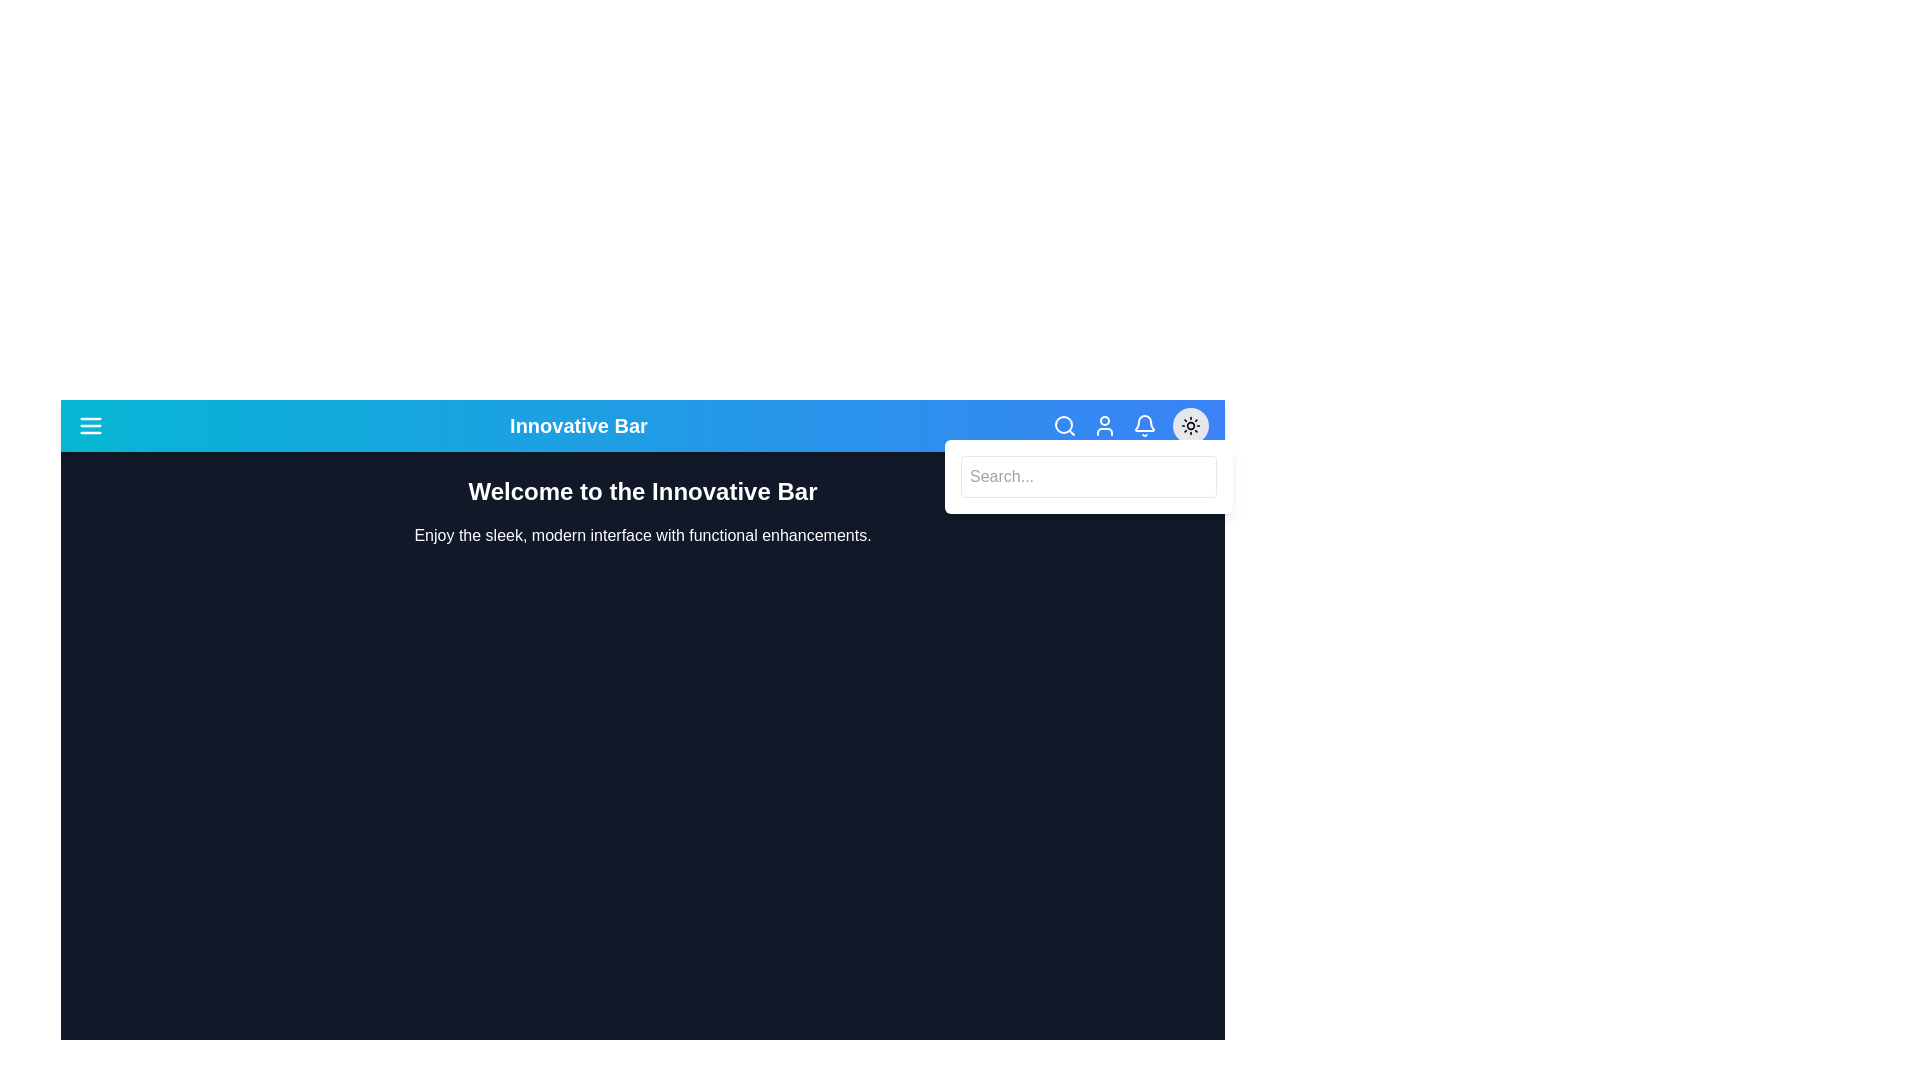 This screenshot has height=1080, width=1920. What do you see at coordinates (1144, 424) in the screenshot?
I see `the notification bell icon` at bounding box center [1144, 424].